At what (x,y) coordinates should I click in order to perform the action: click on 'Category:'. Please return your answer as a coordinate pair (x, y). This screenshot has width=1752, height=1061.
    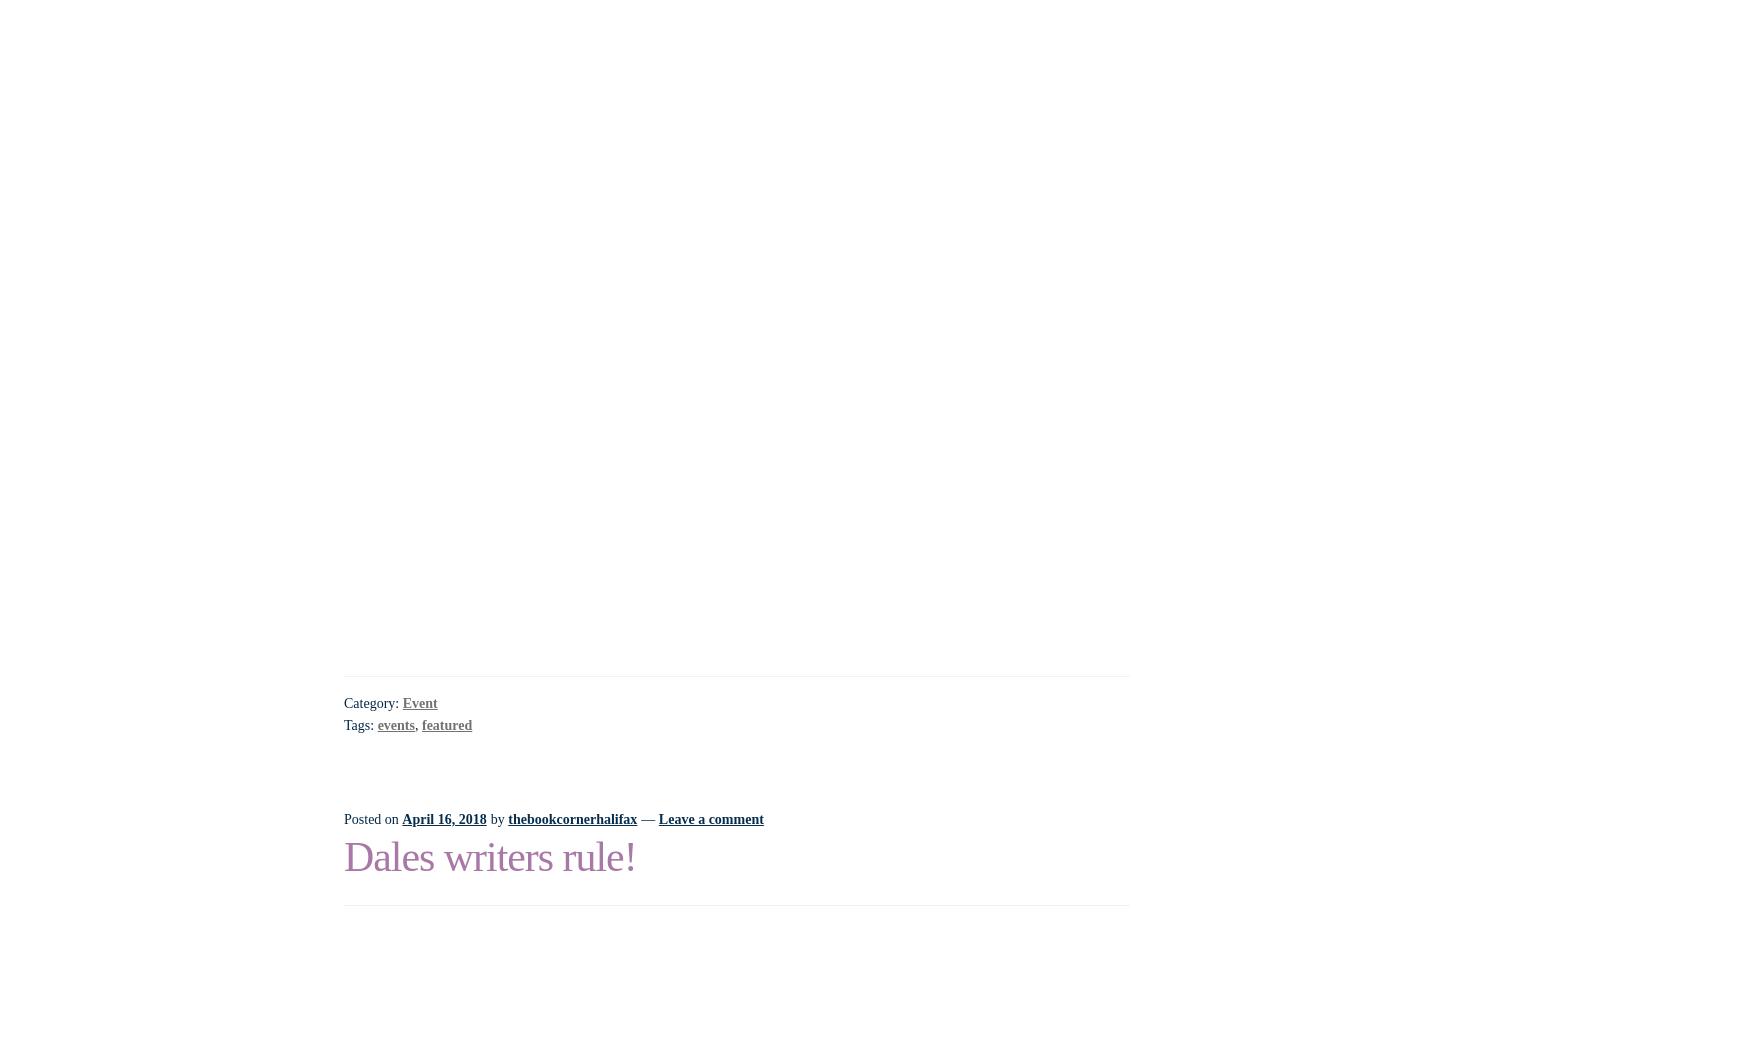
    Looking at the image, I should click on (372, 701).